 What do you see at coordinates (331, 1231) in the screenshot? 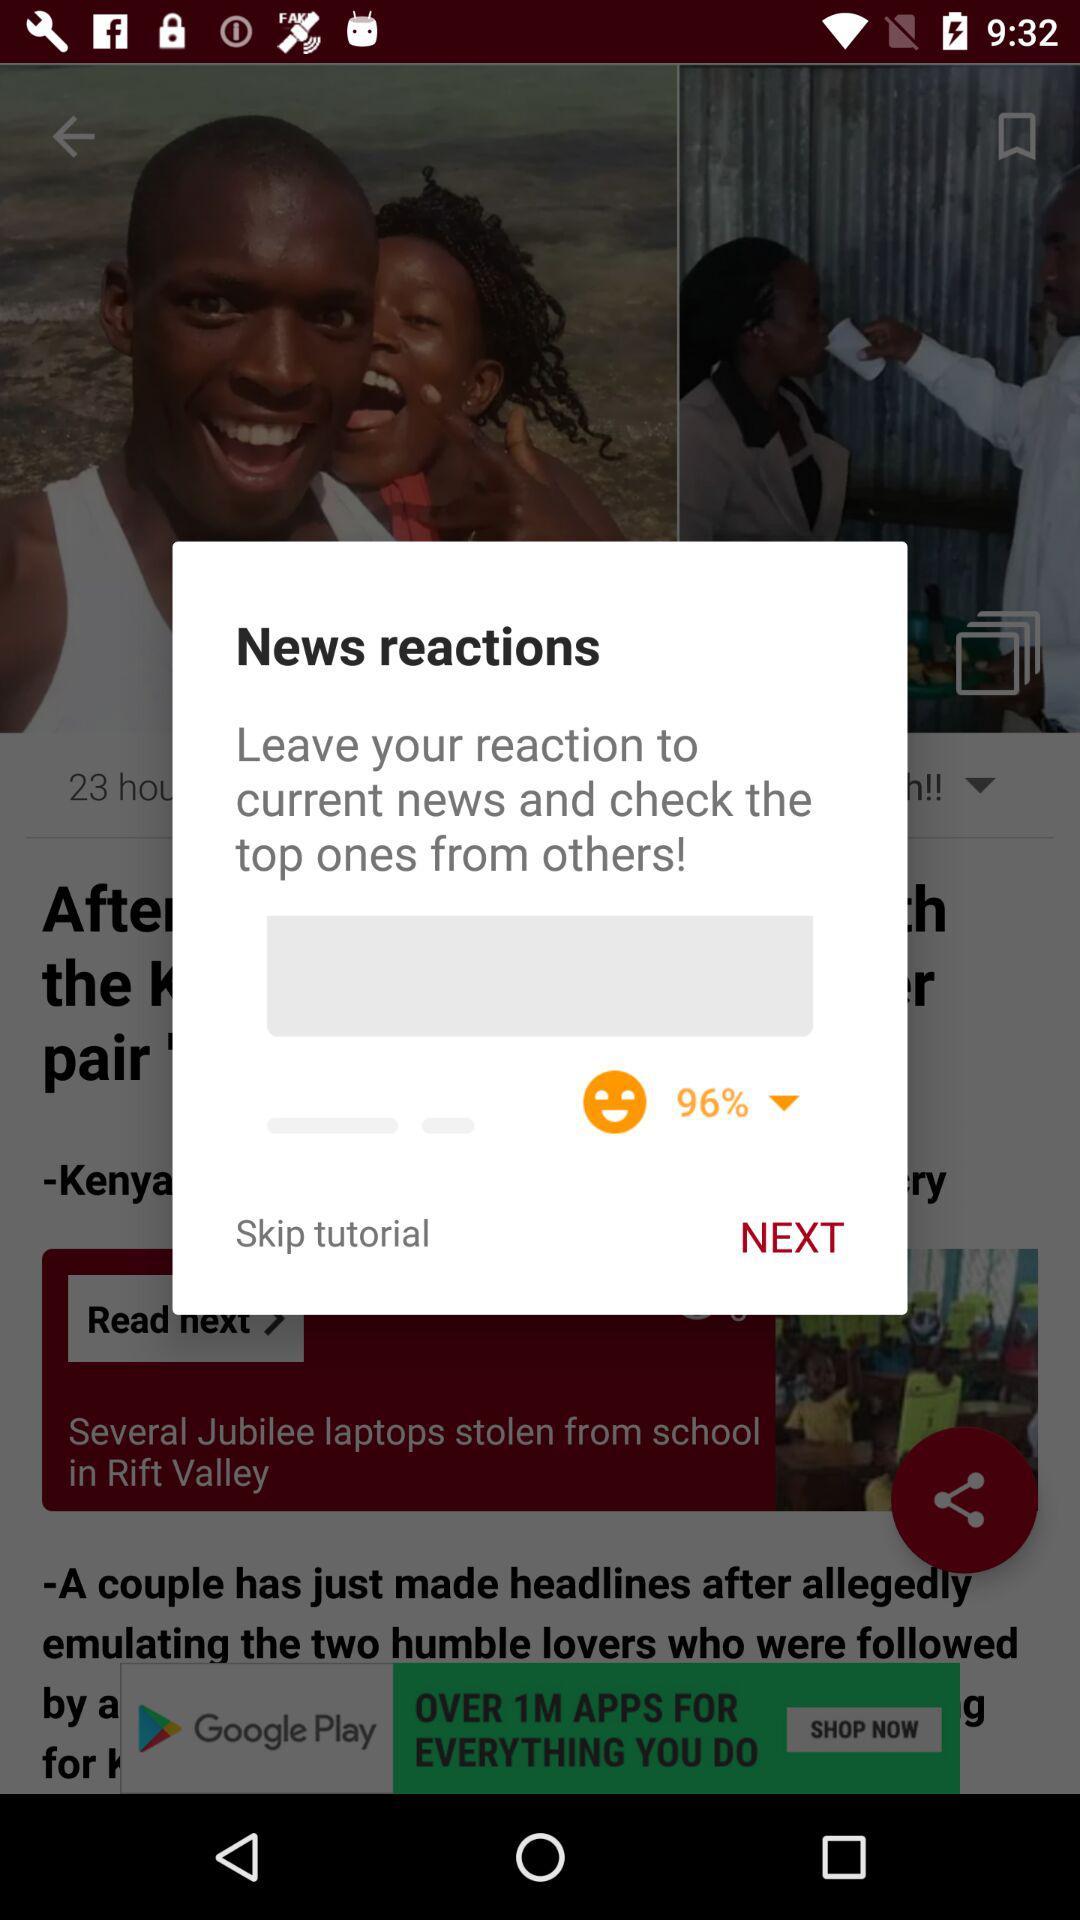
I see `the icon on the left` at bounding box center [331, 1231].